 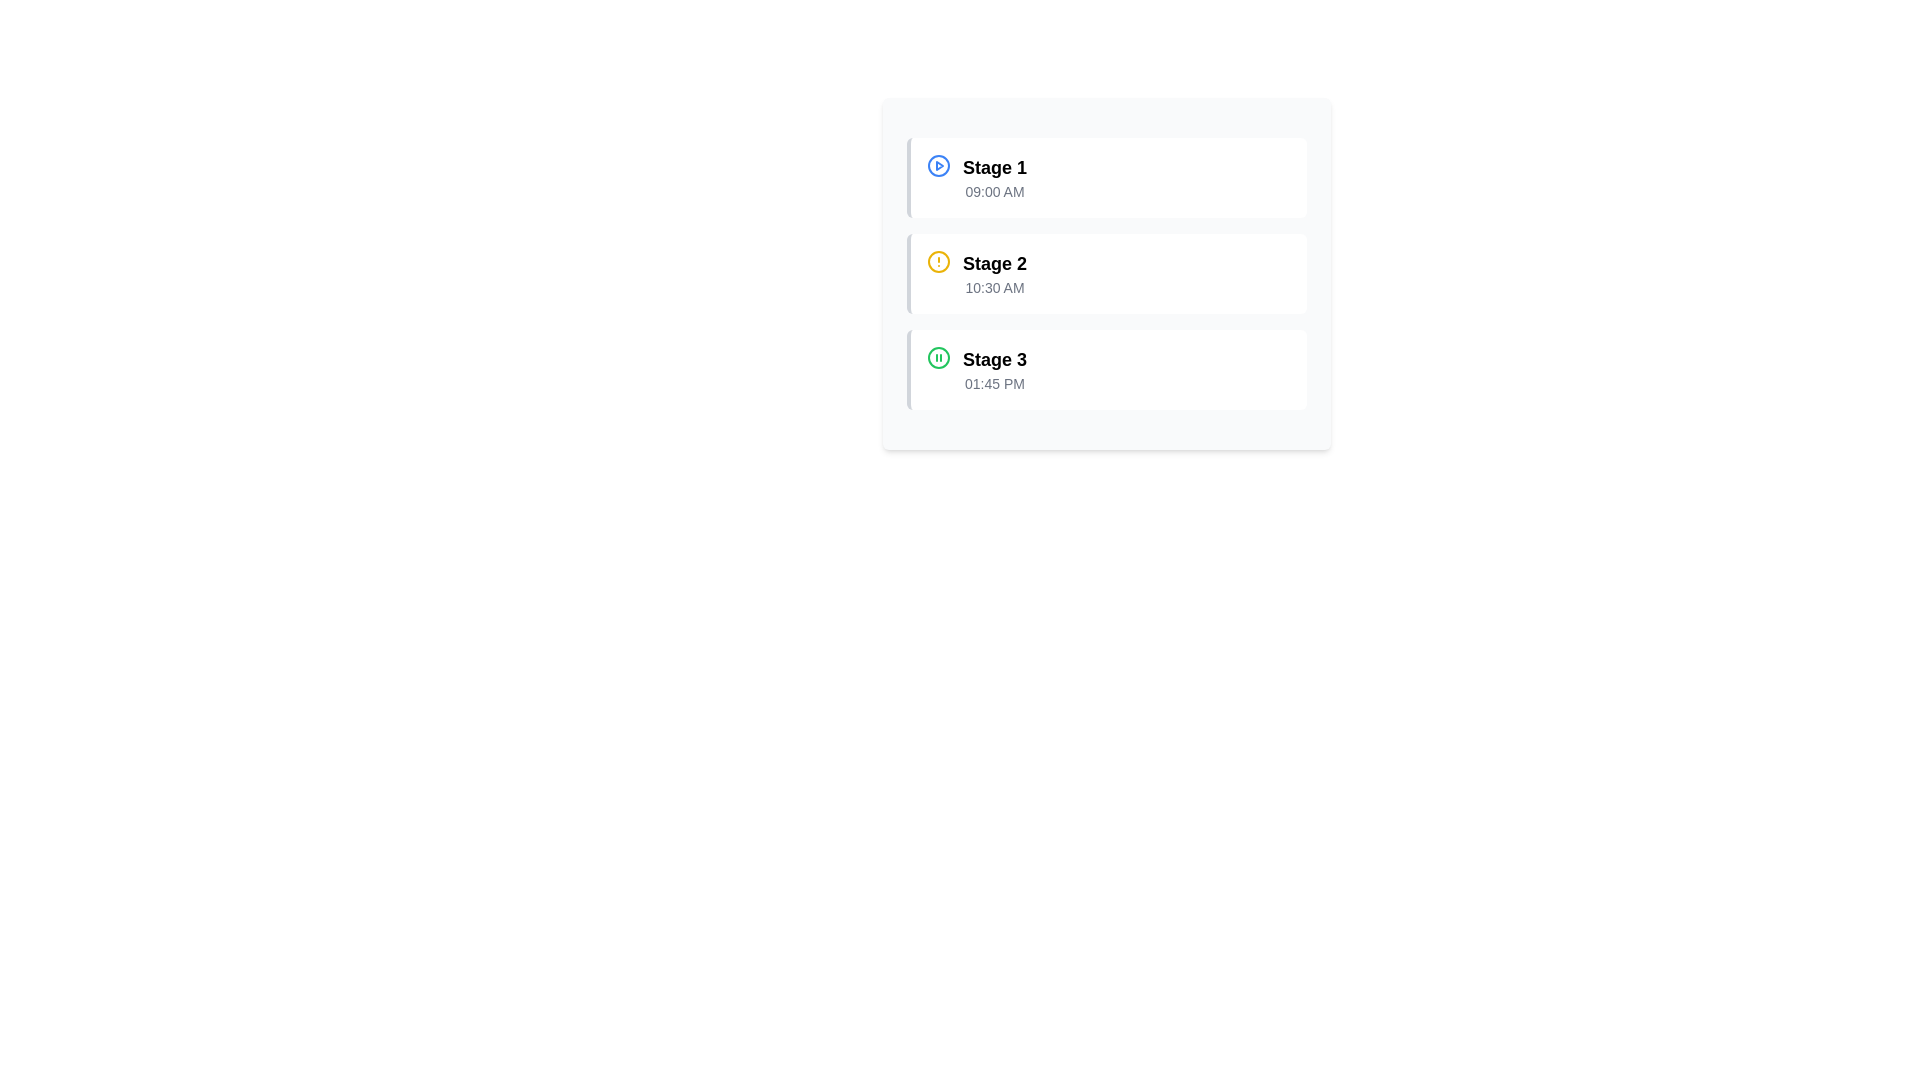 I want to click on the static text label that reads 'Stage 1', which is styled with a larger font size and bold weight, located at the top of a vertical list inside a white rectangular card with rounded corners, so click(x=994, y=167).